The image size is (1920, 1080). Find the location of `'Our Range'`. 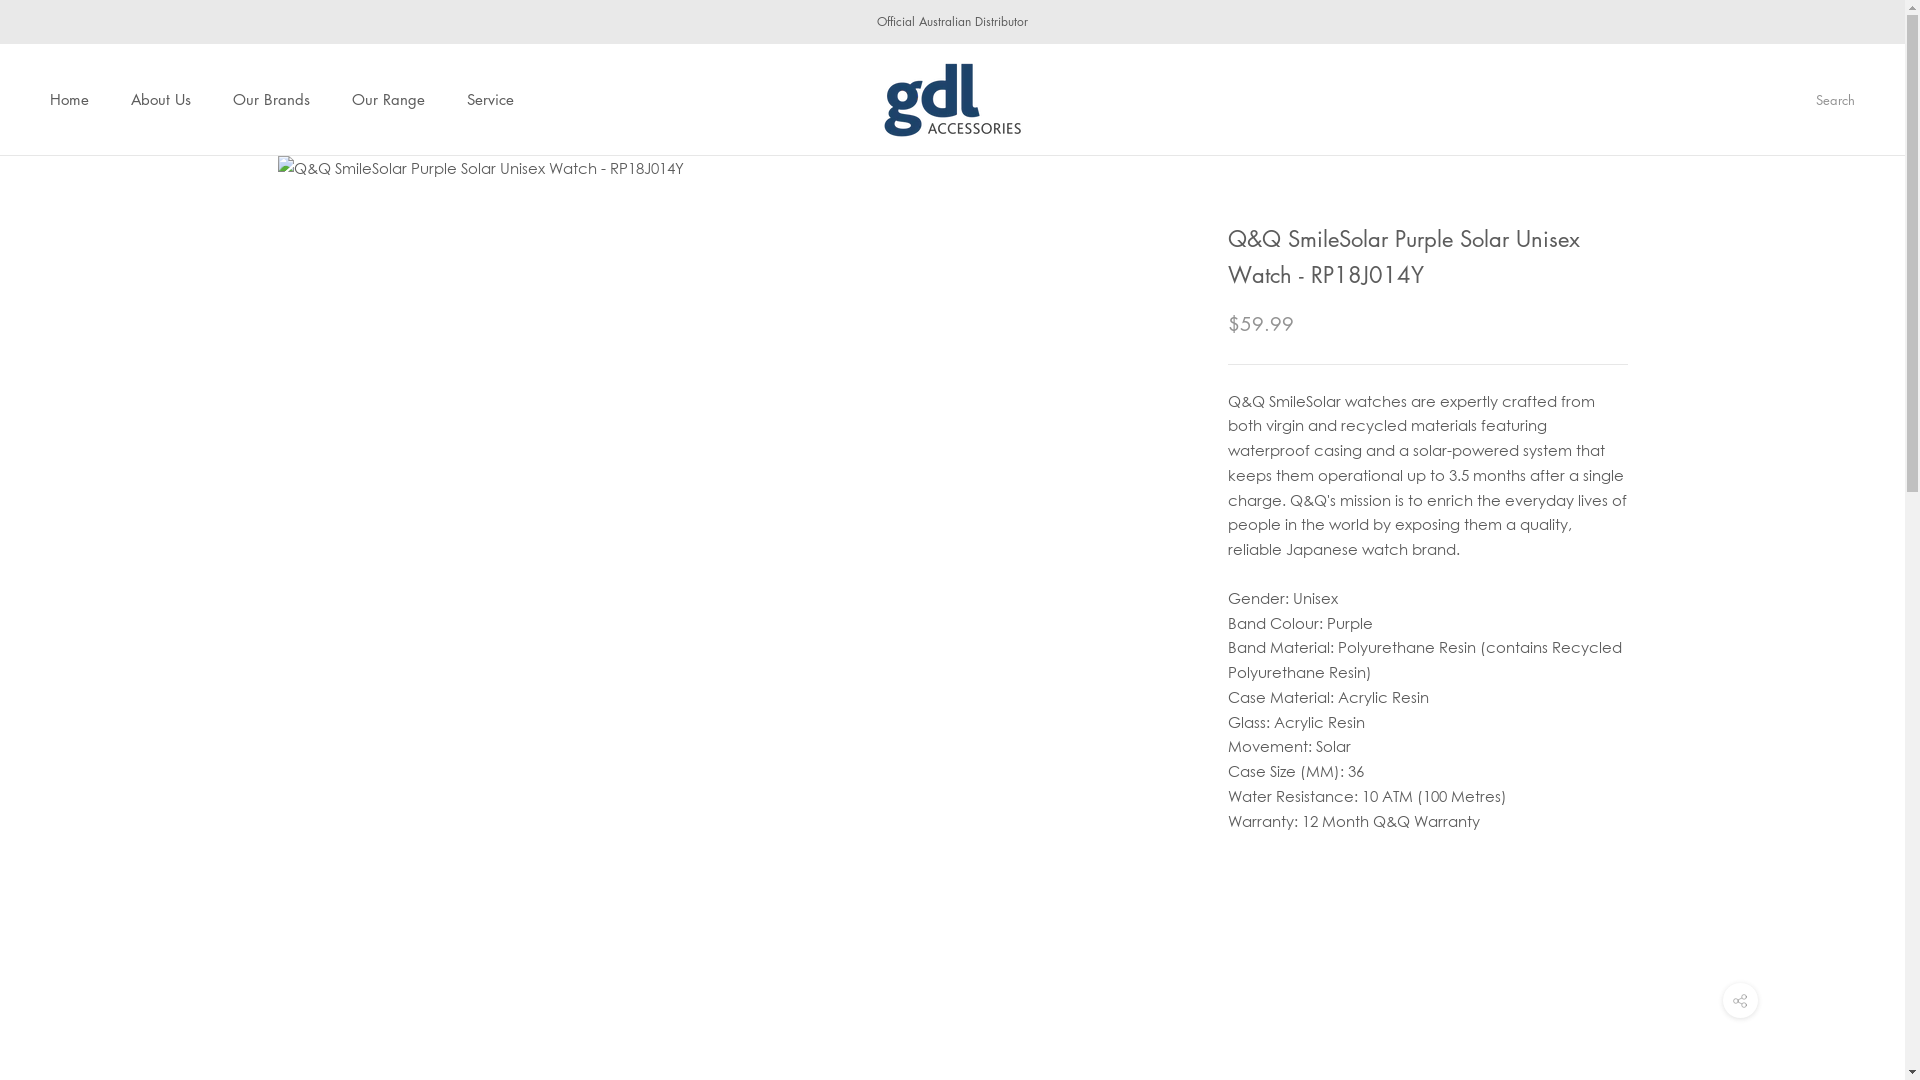

'Our Range' is located at coordinates (388, 99).